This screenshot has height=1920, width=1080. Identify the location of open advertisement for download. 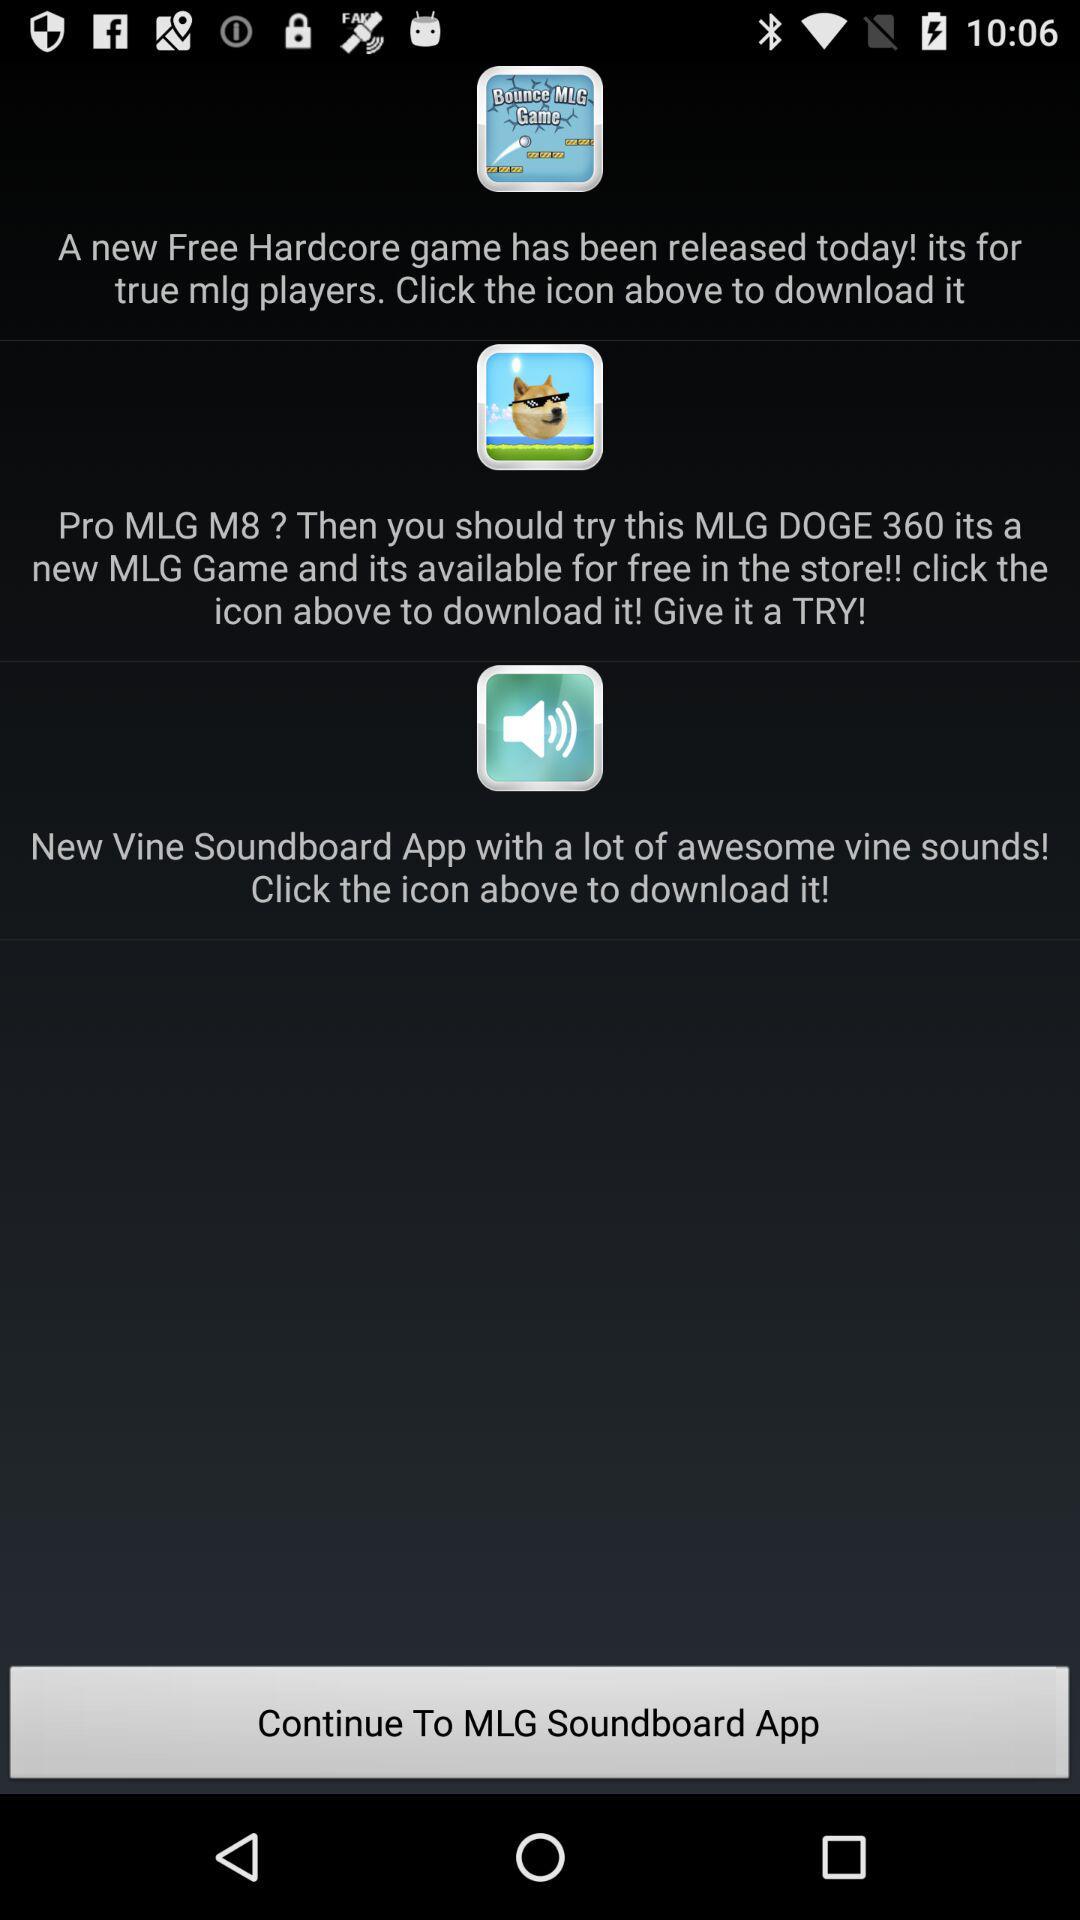
(540, 406).